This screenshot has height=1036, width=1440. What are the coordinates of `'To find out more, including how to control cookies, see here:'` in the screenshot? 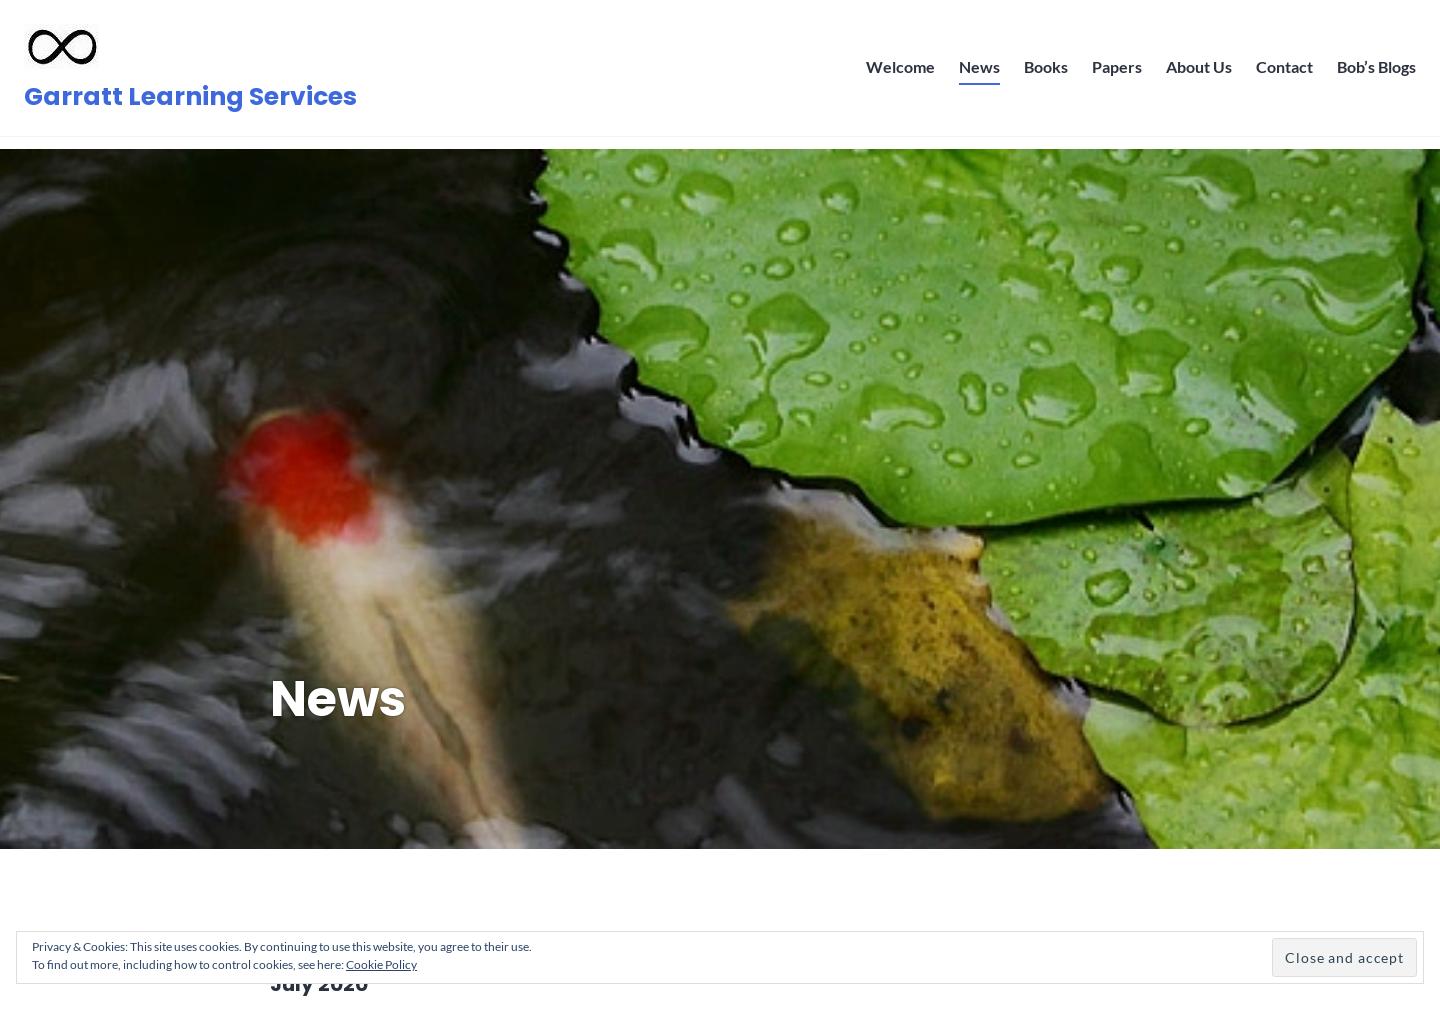 It's located at (189, 964).